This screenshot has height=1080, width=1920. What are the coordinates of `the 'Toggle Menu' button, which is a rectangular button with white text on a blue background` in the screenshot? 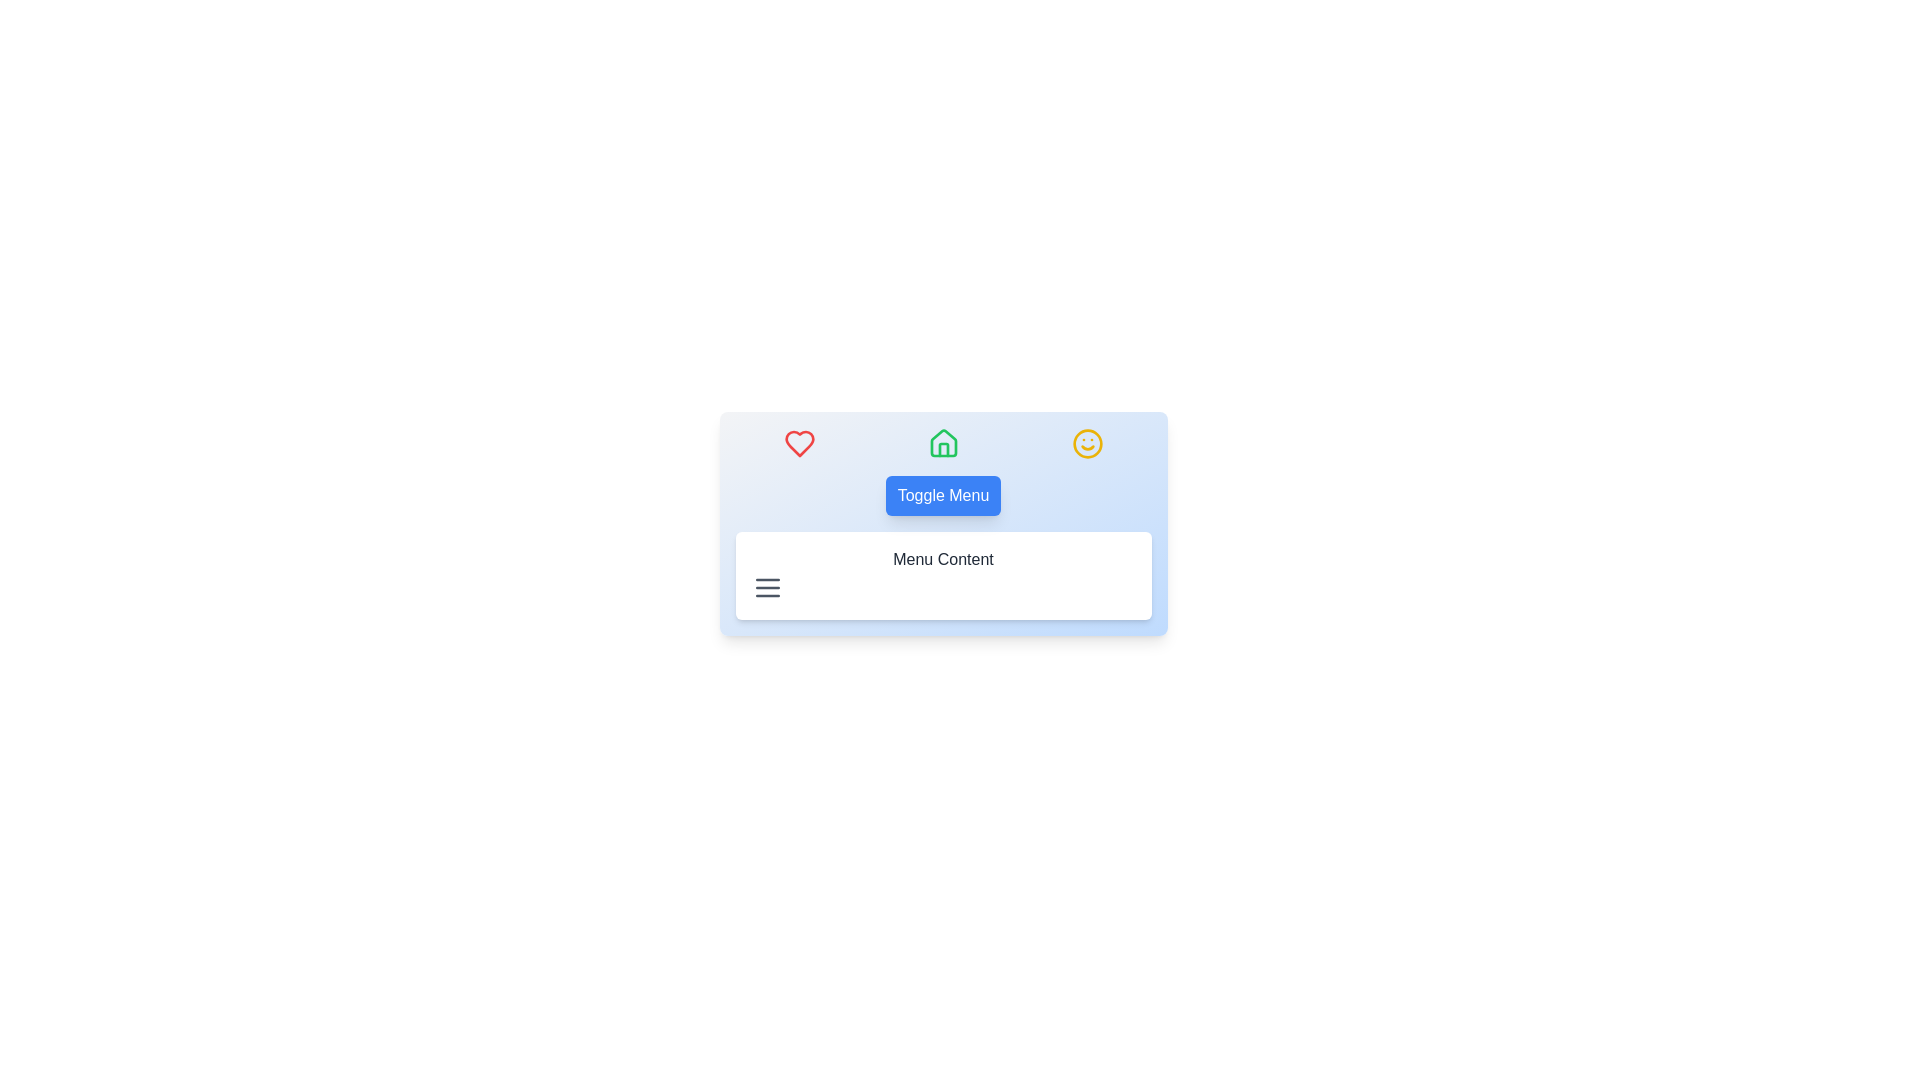 It's located at (942, 495).